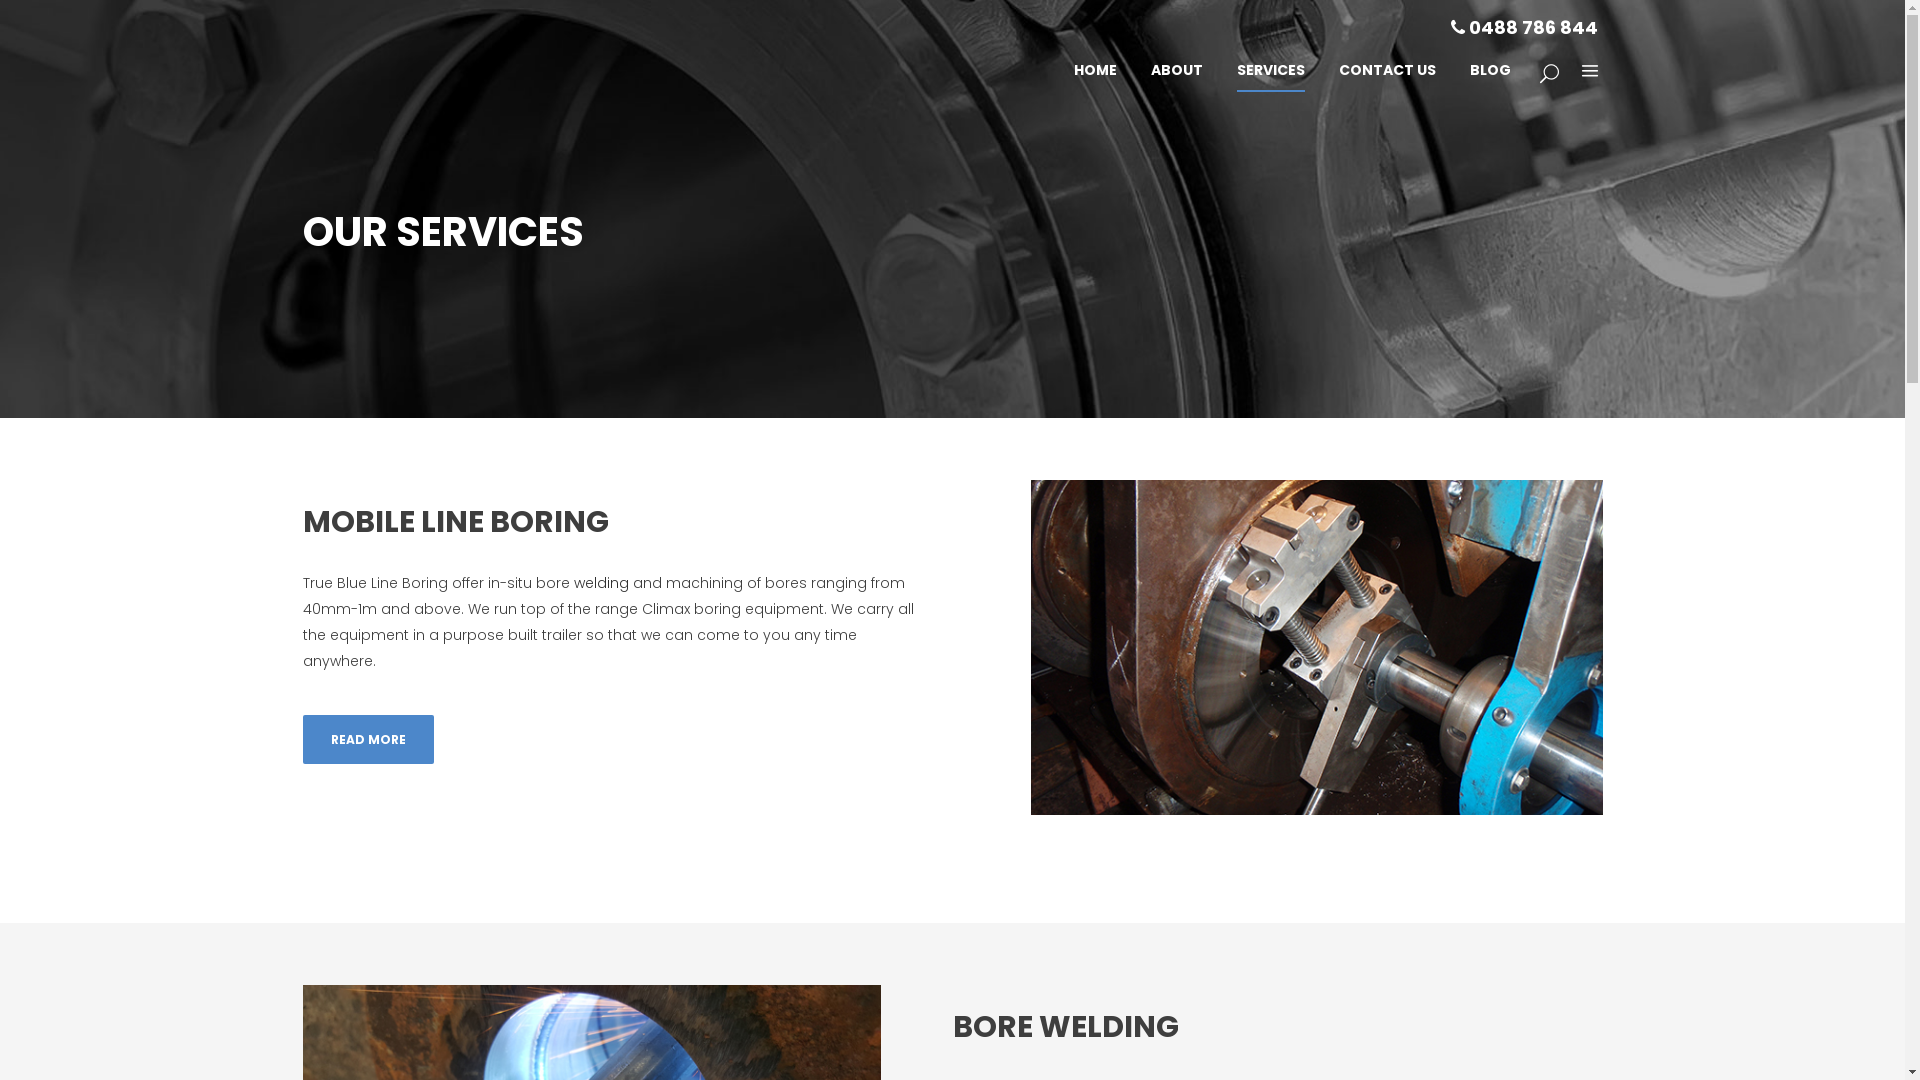 This screenshot has width=1920, height=1080. I want to click on '0488 786 844', so click(1522, 27).